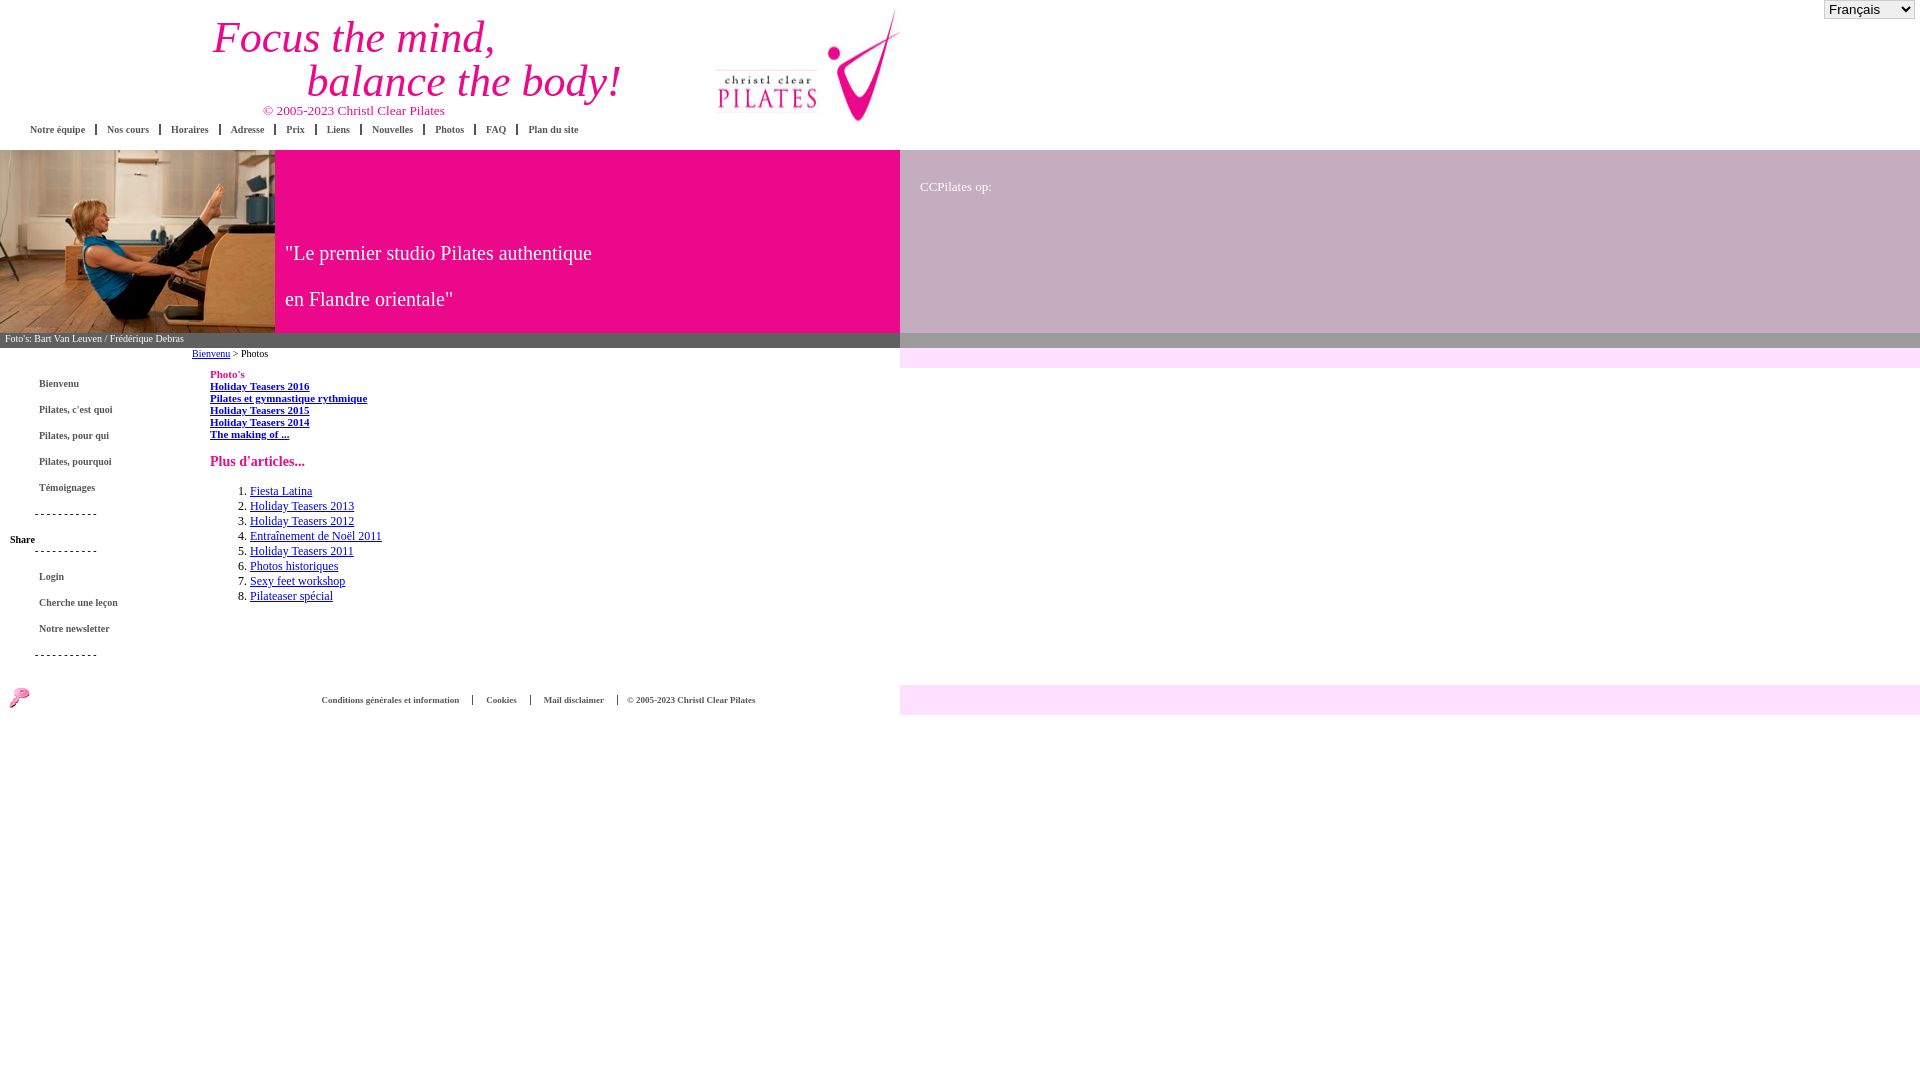 The image size is (1920, 1080). Describe the element at coordinates (495, 129) in the screenshot. I see `'FAQ'` at that location.